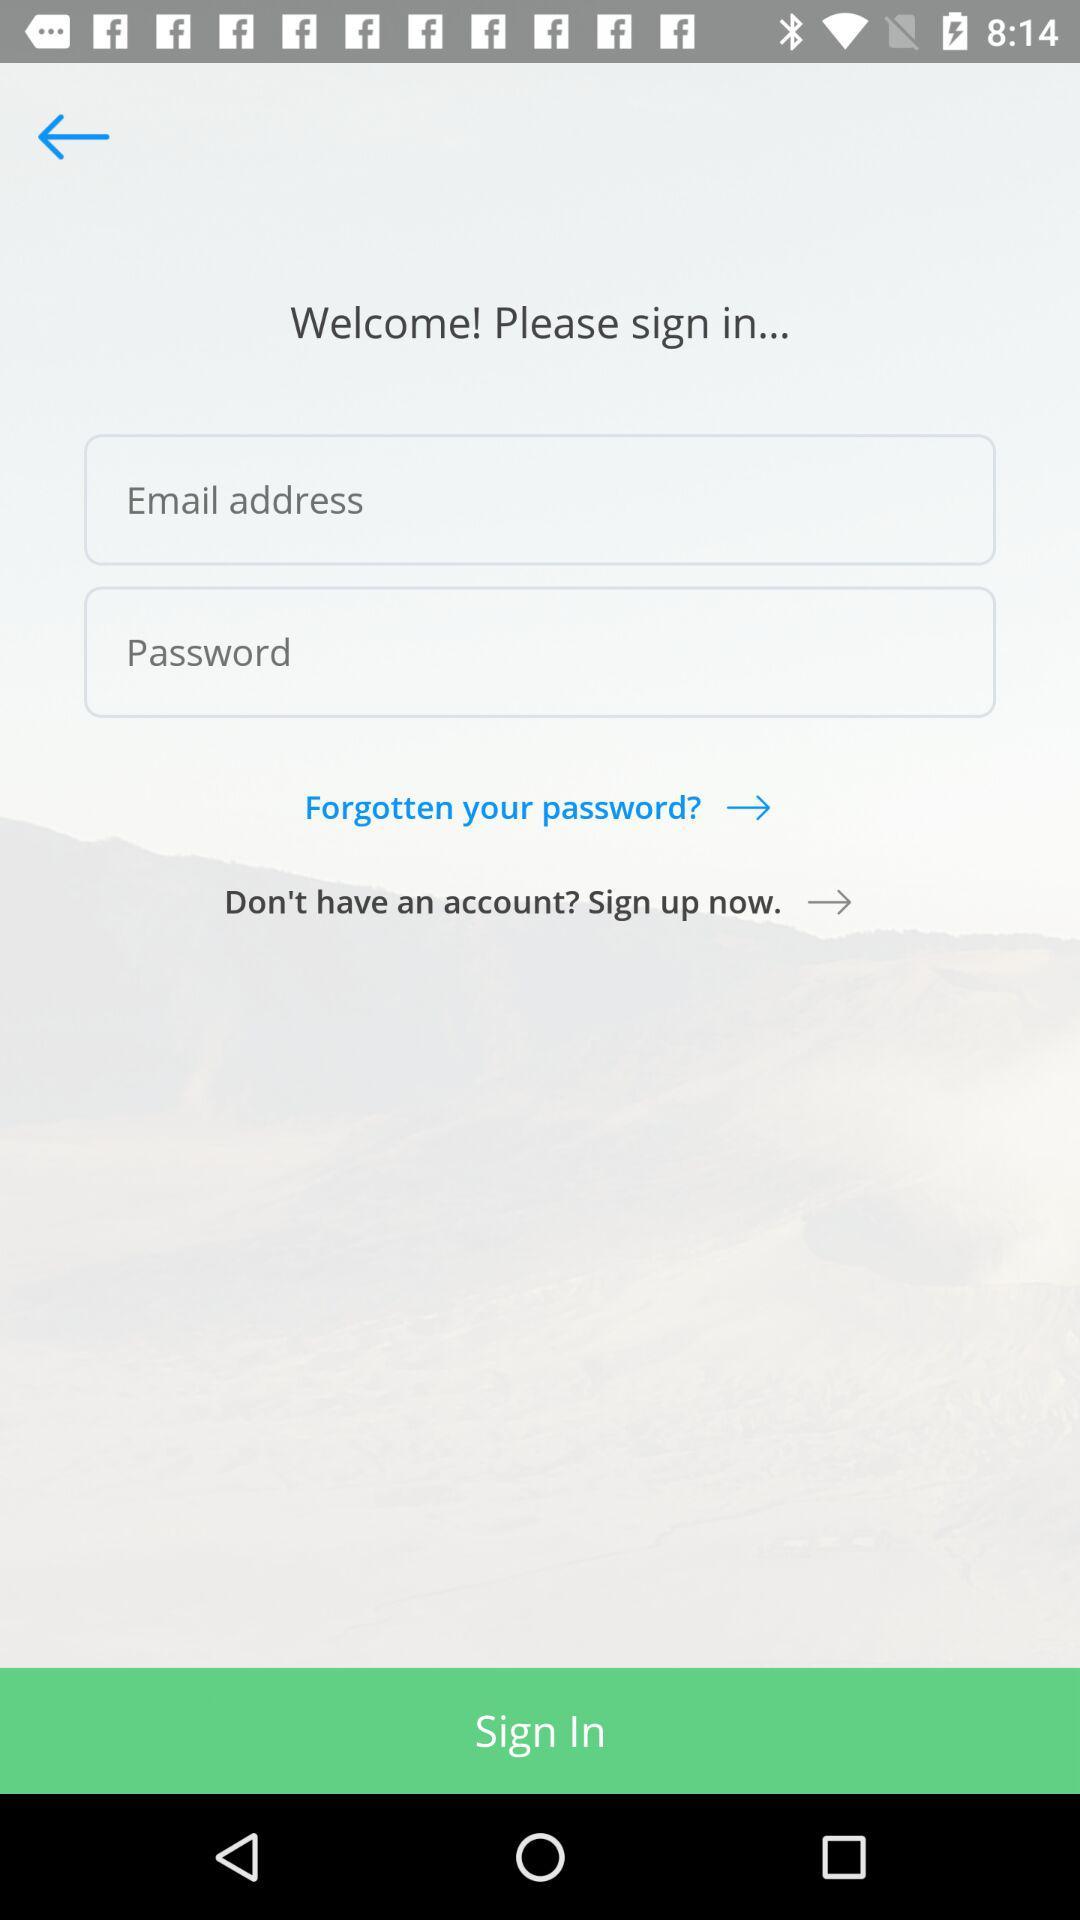 This screenshot has height=1920, width=1080. Describe the element at coordinates (540, 499) in the screenshot. I see `the item below the welcome please sign icon` at that location.